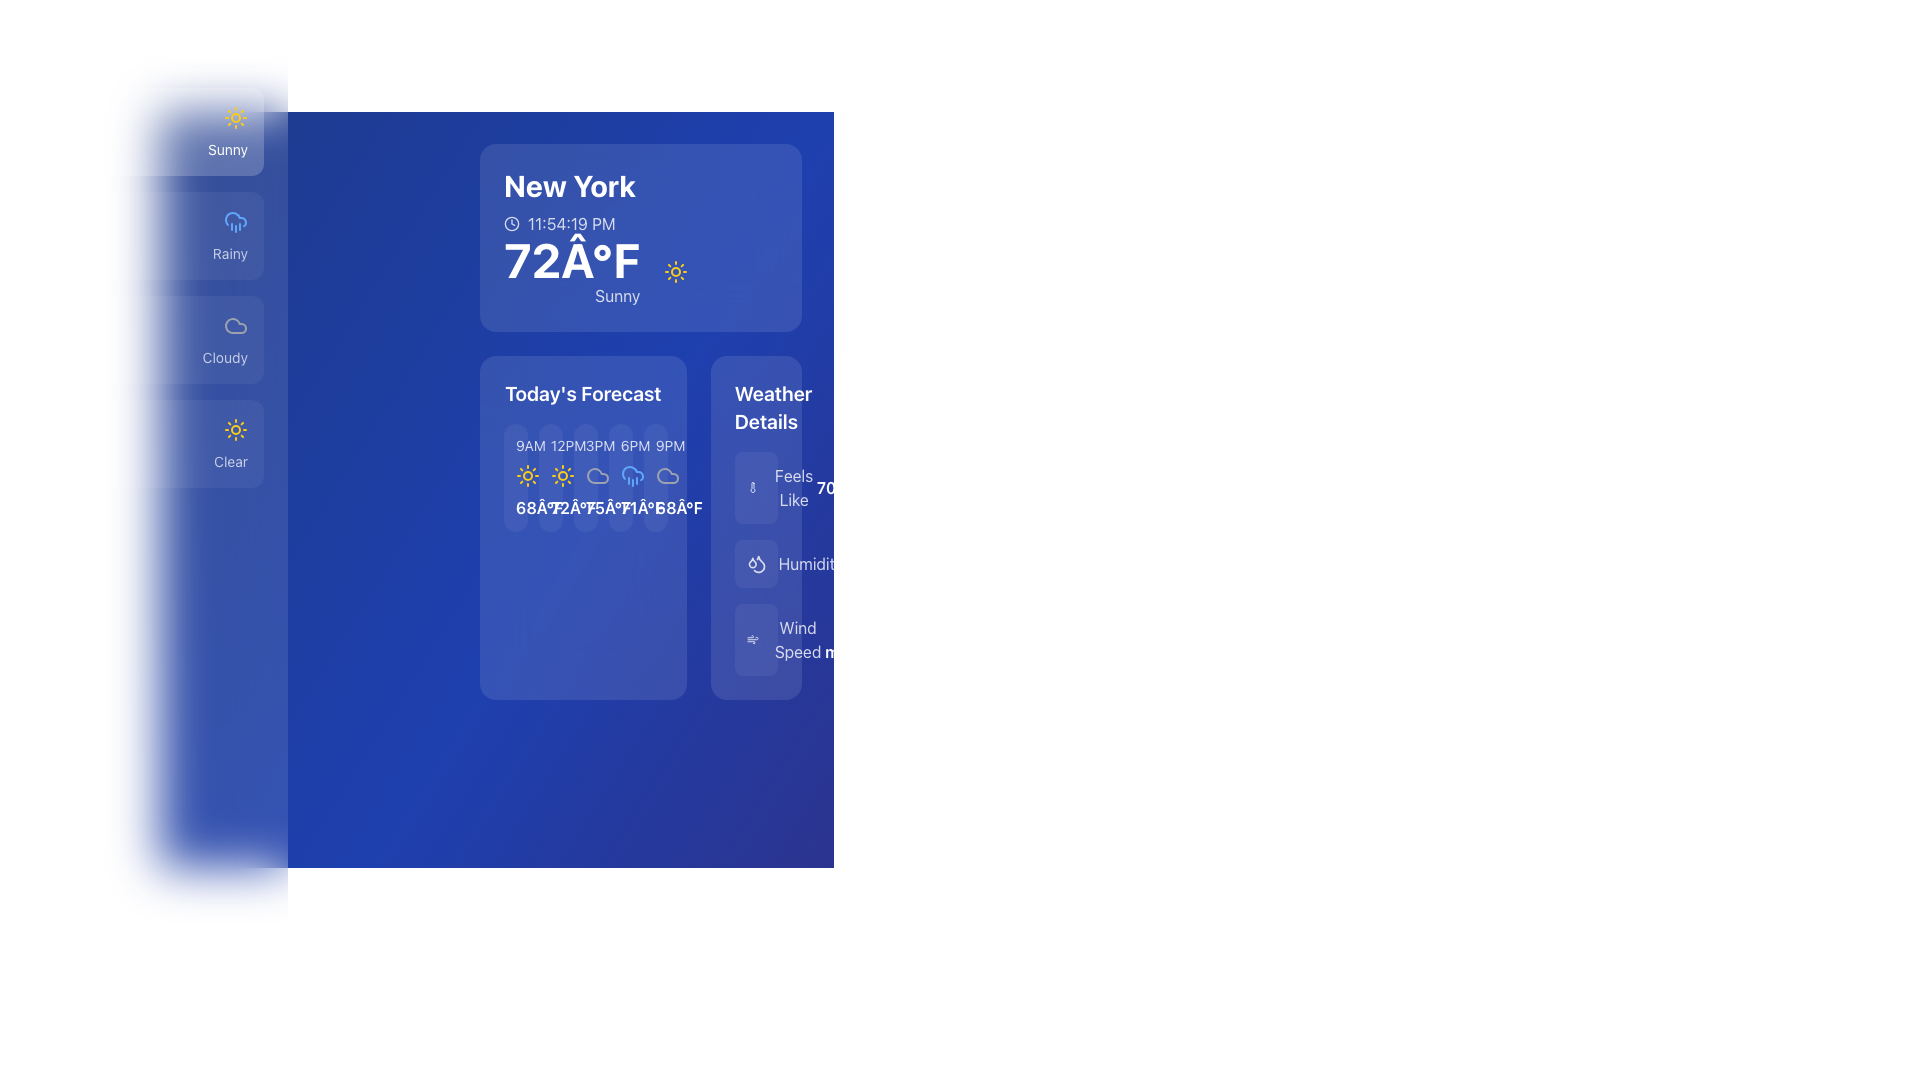 The height and width of the screenshot is (1080, 1920). What do you see at coordinates (752, 488) in the screenshot?
I see `the thermometer icon located in the 'Weather Details' sidebar section, positioned to the left of the 'Feels Like' label` at bounding box center [752, 488].